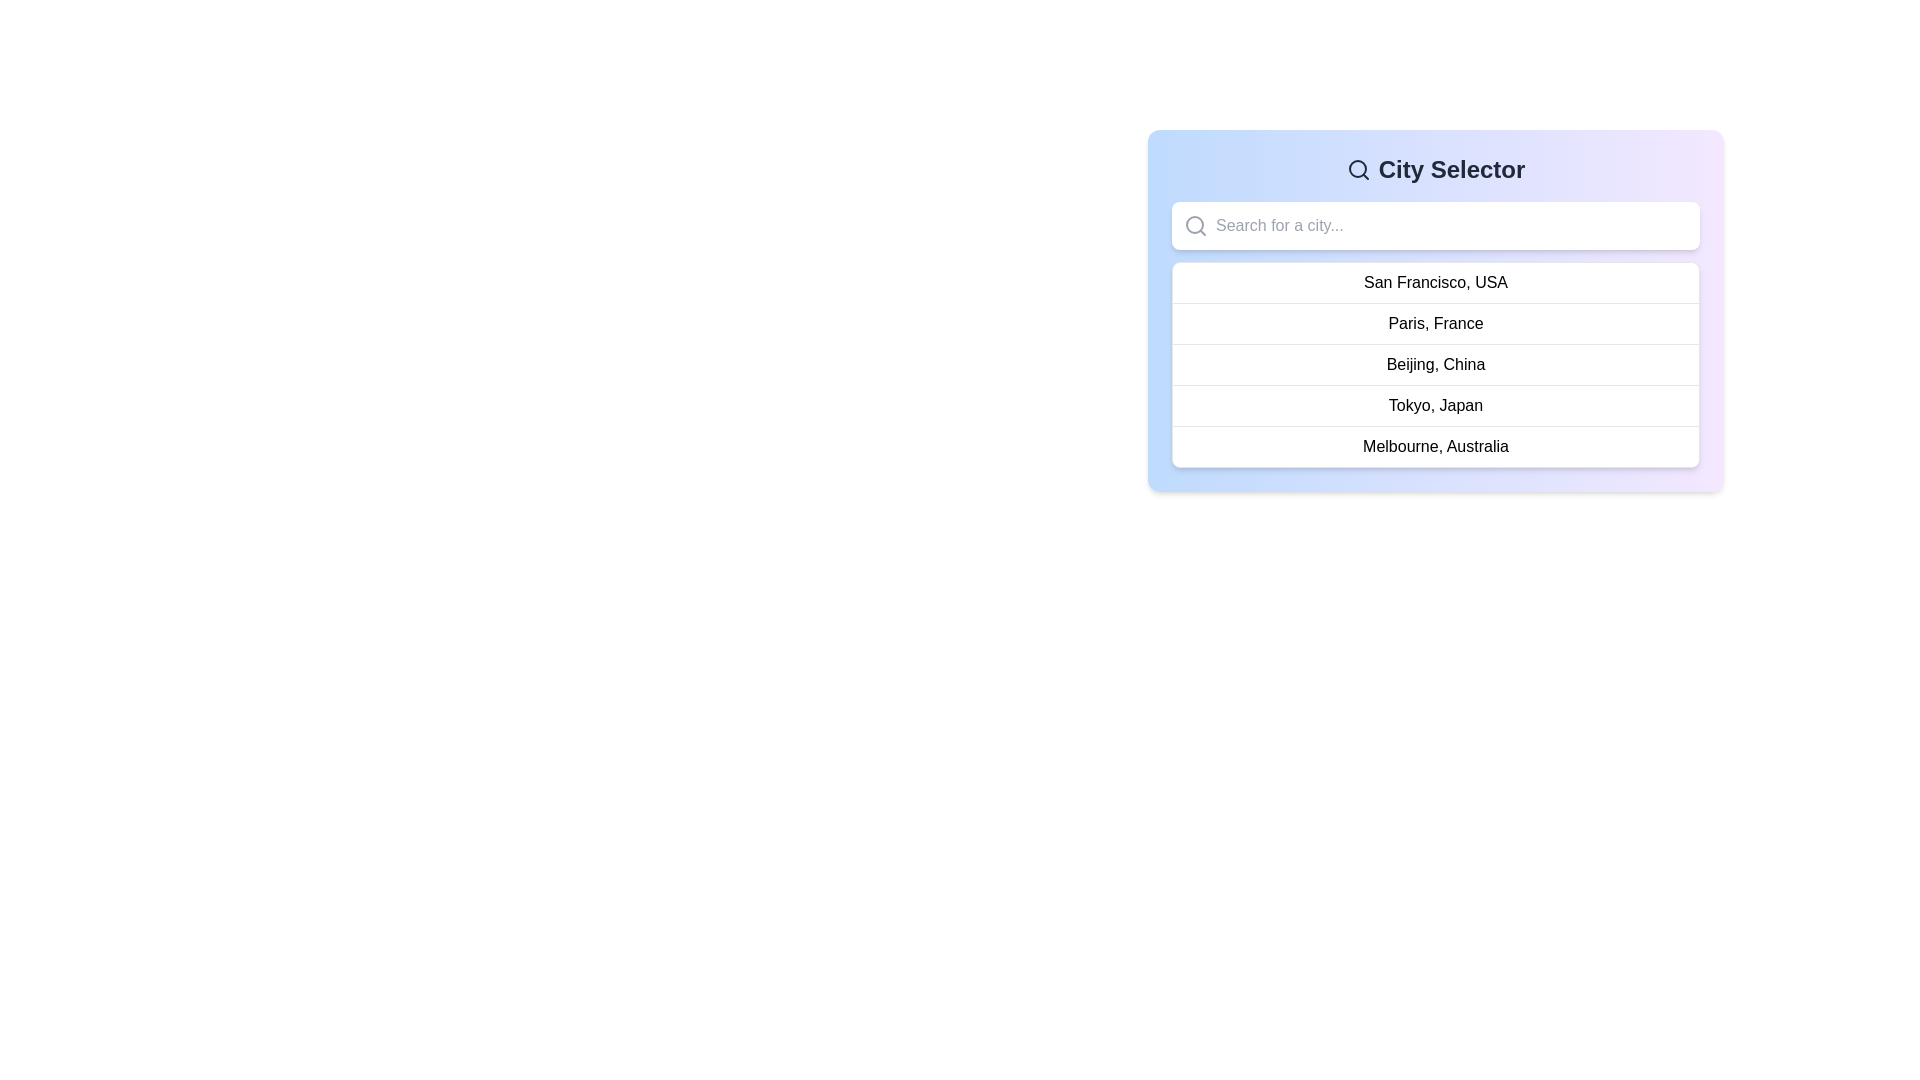 This screenshot has width=1920, height=1080. I want to click on the third list item displaying 'Beijing, China' in a dropdown menu, so click(1434, 364).